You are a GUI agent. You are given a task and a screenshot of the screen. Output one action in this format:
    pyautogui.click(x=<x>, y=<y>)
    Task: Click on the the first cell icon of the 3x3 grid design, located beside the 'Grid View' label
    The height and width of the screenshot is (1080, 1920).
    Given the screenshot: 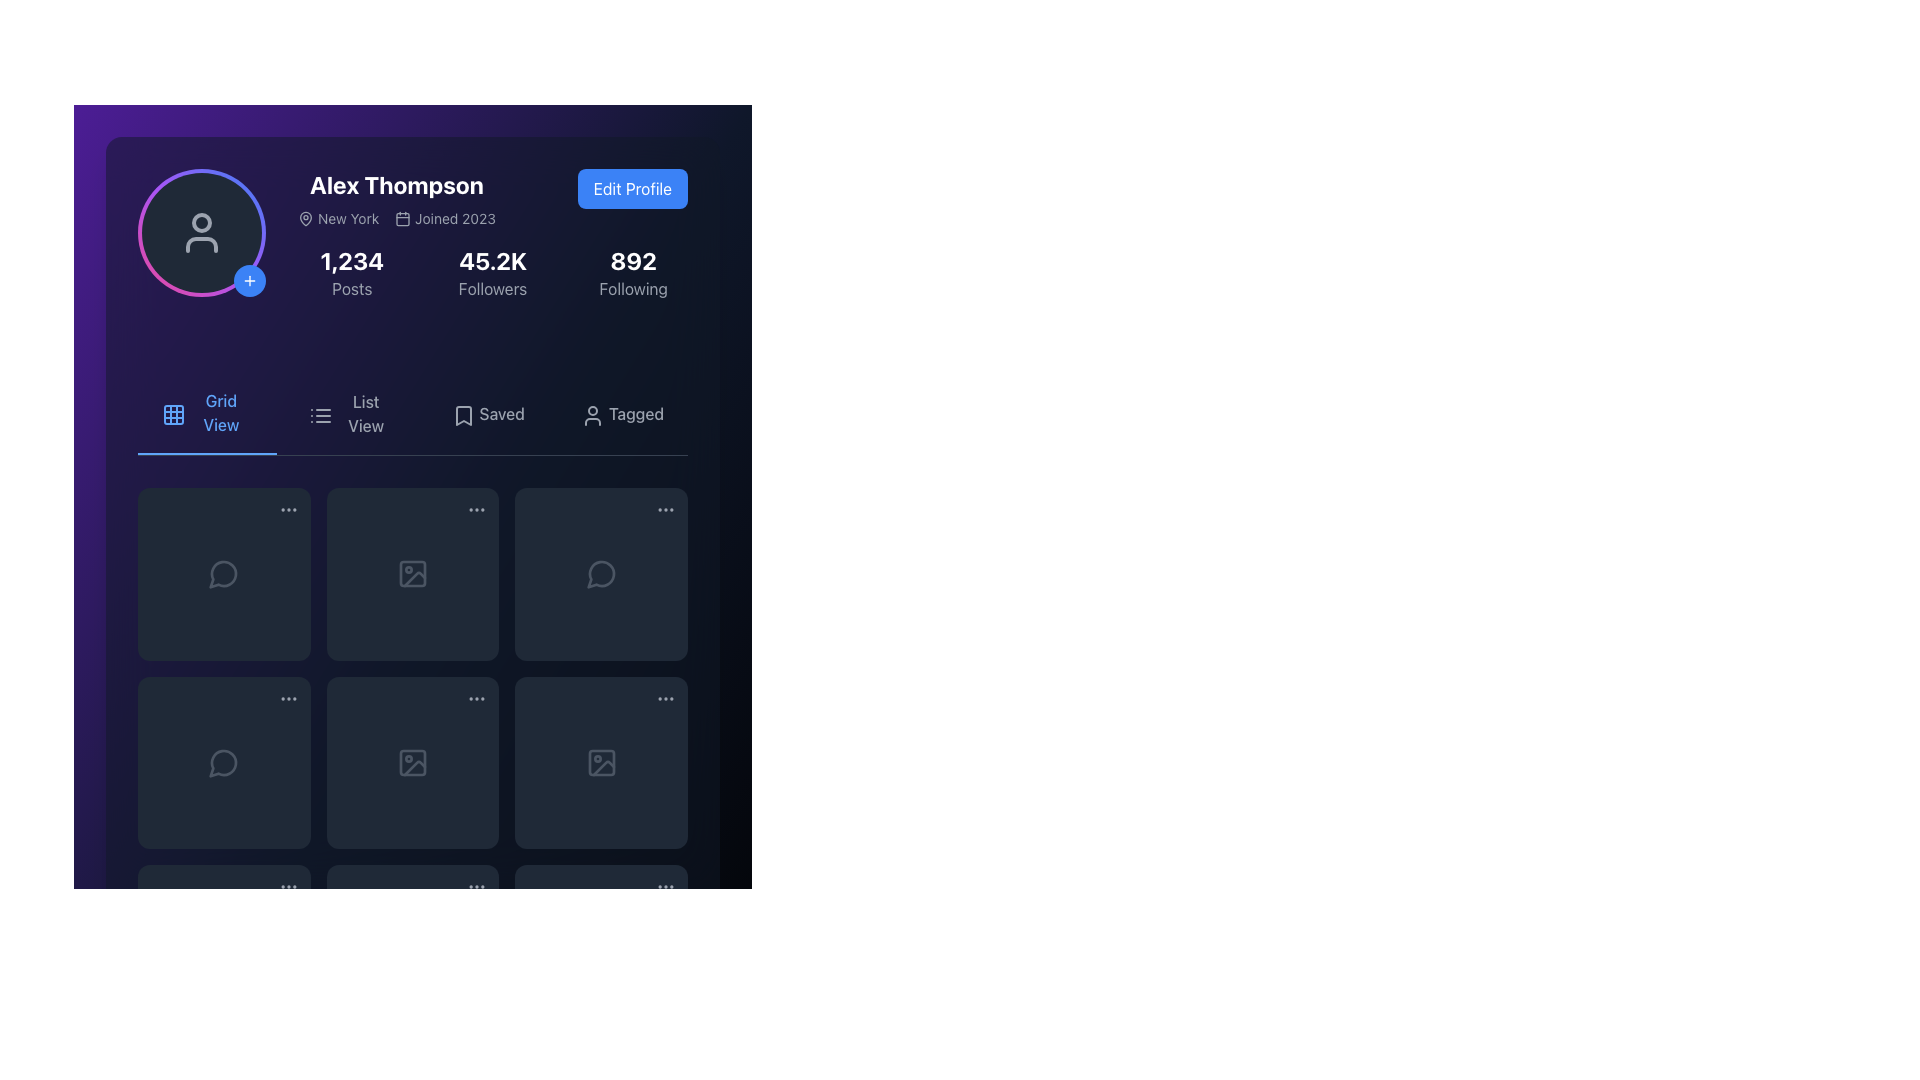 What is the action you would take?
    pyautogui.click(x=173, y=414)
    